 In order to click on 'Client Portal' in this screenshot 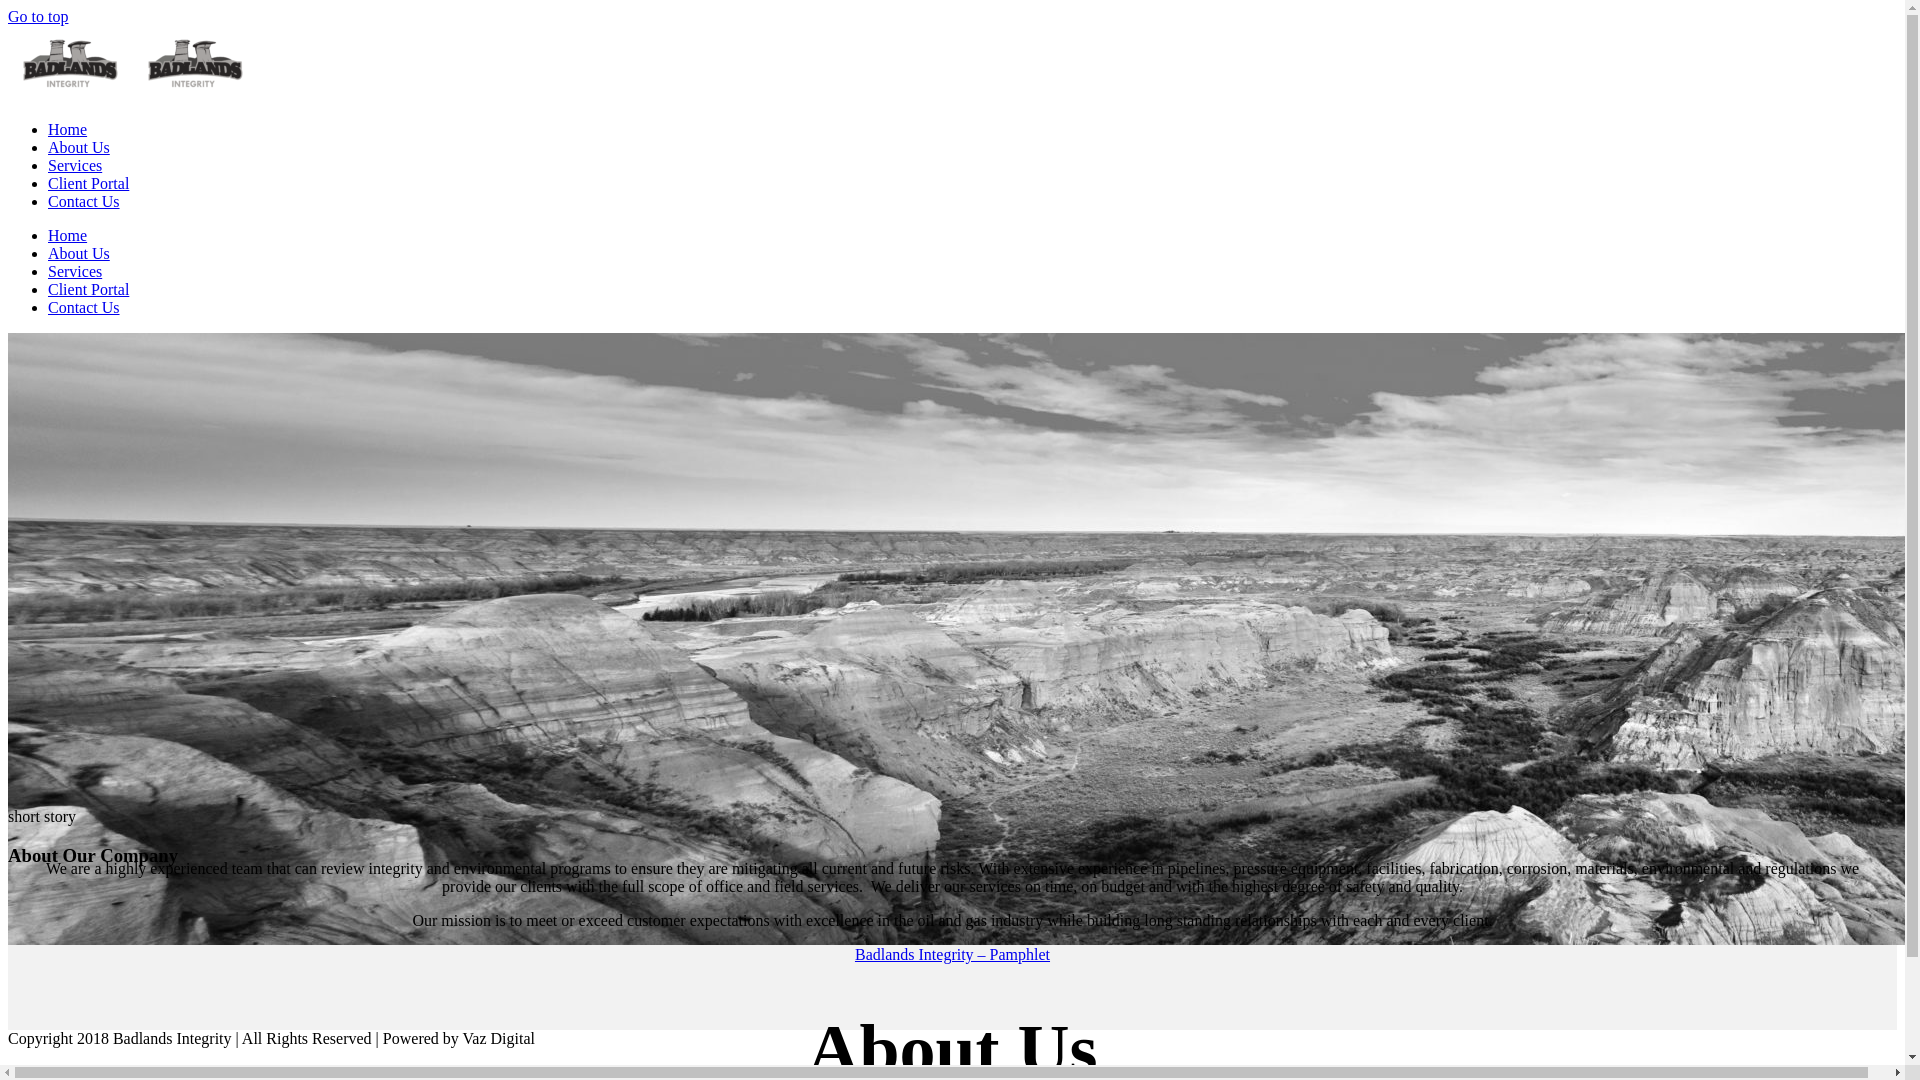, I will do `click(87, 183)`.